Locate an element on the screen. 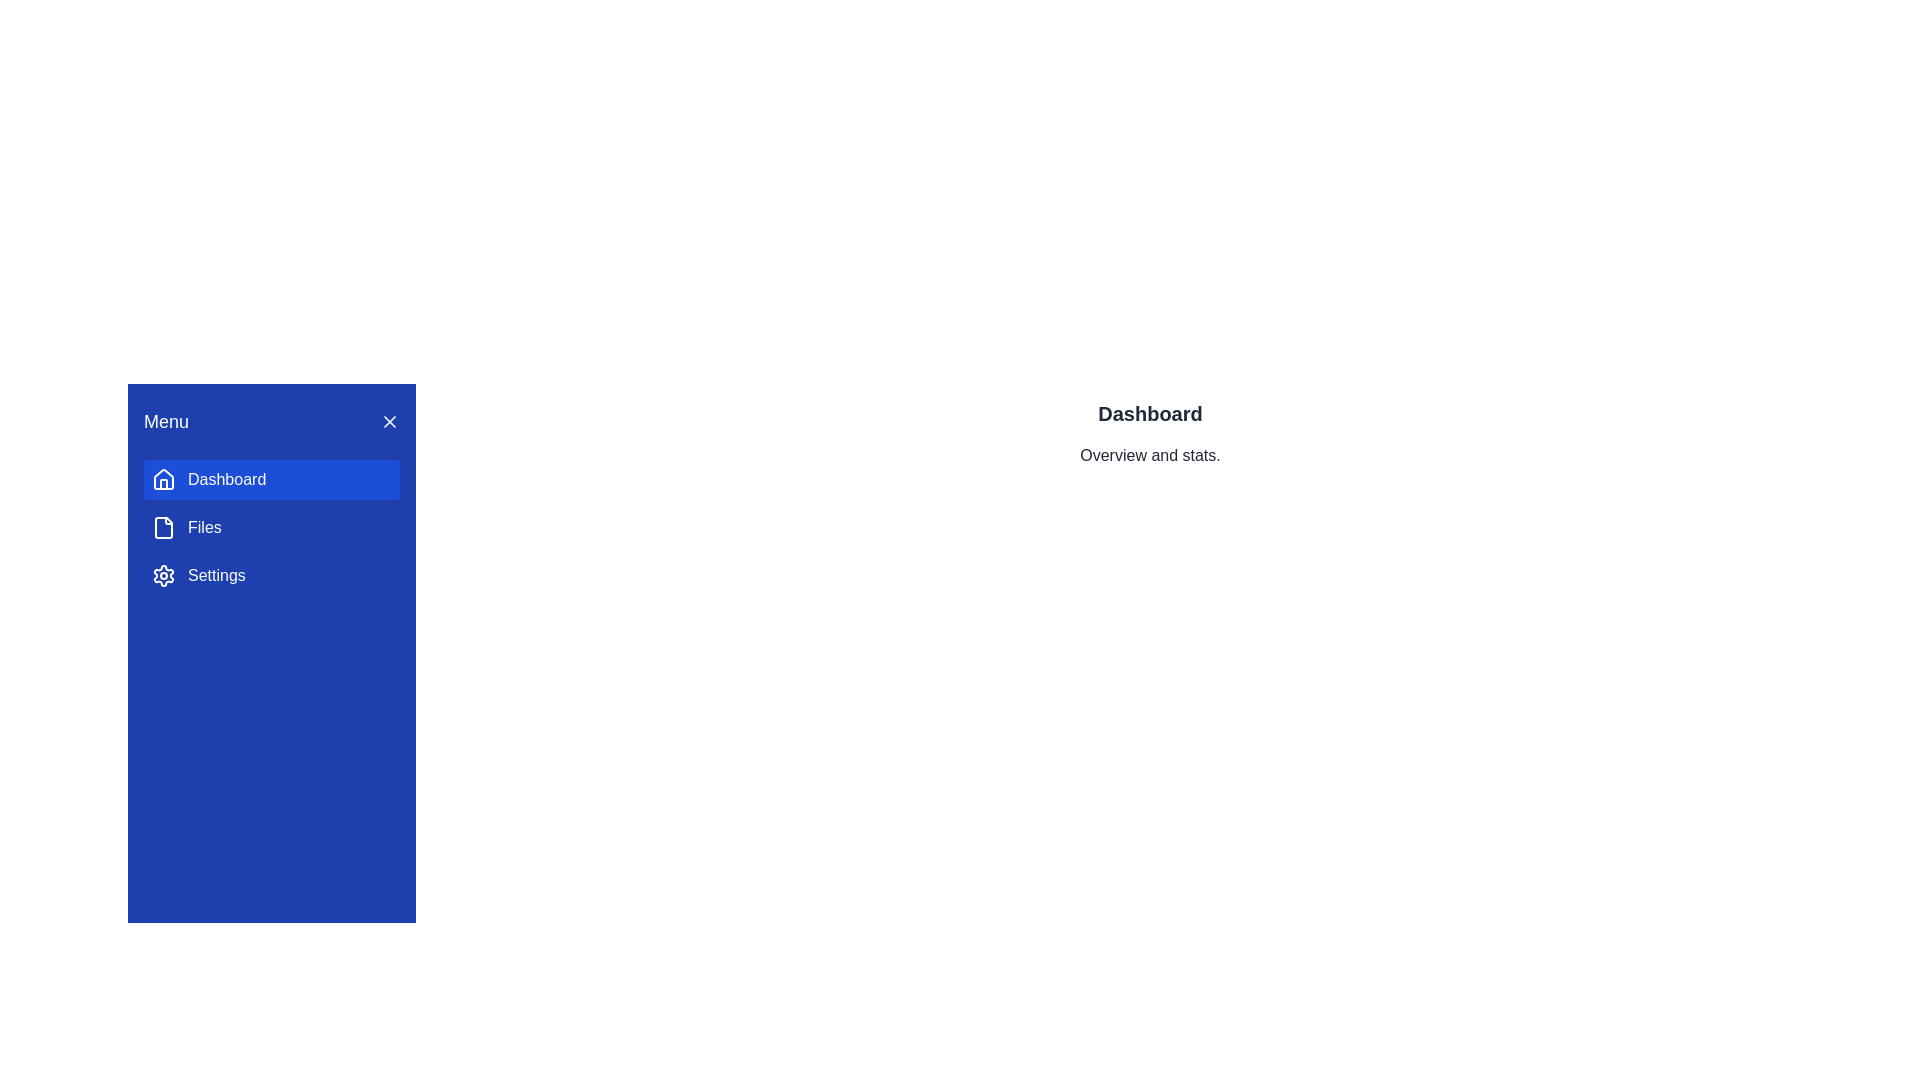  the Settings tab by clicking on its label is located at coordinates (271, 575).